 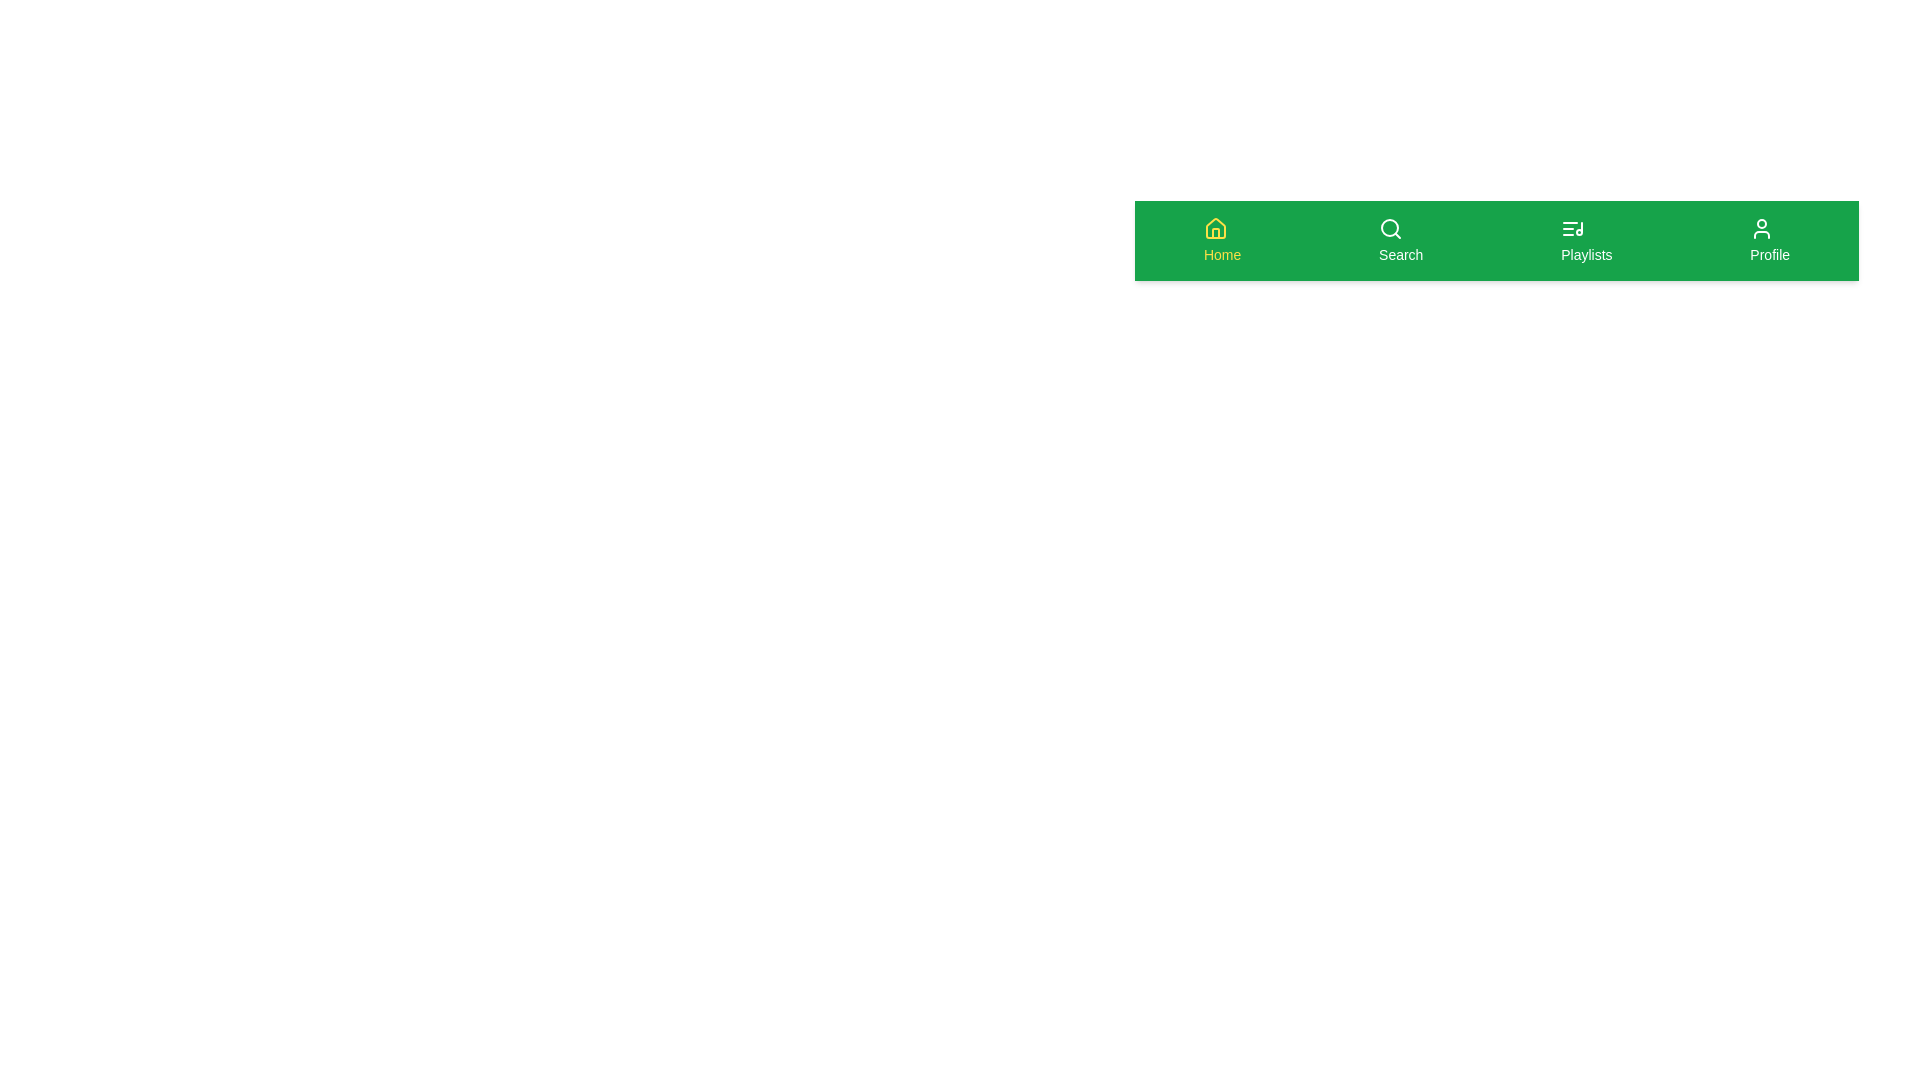 I want to click on the 'Playlists' button in the bottom navigation bar, so click(x=1585, y=239).